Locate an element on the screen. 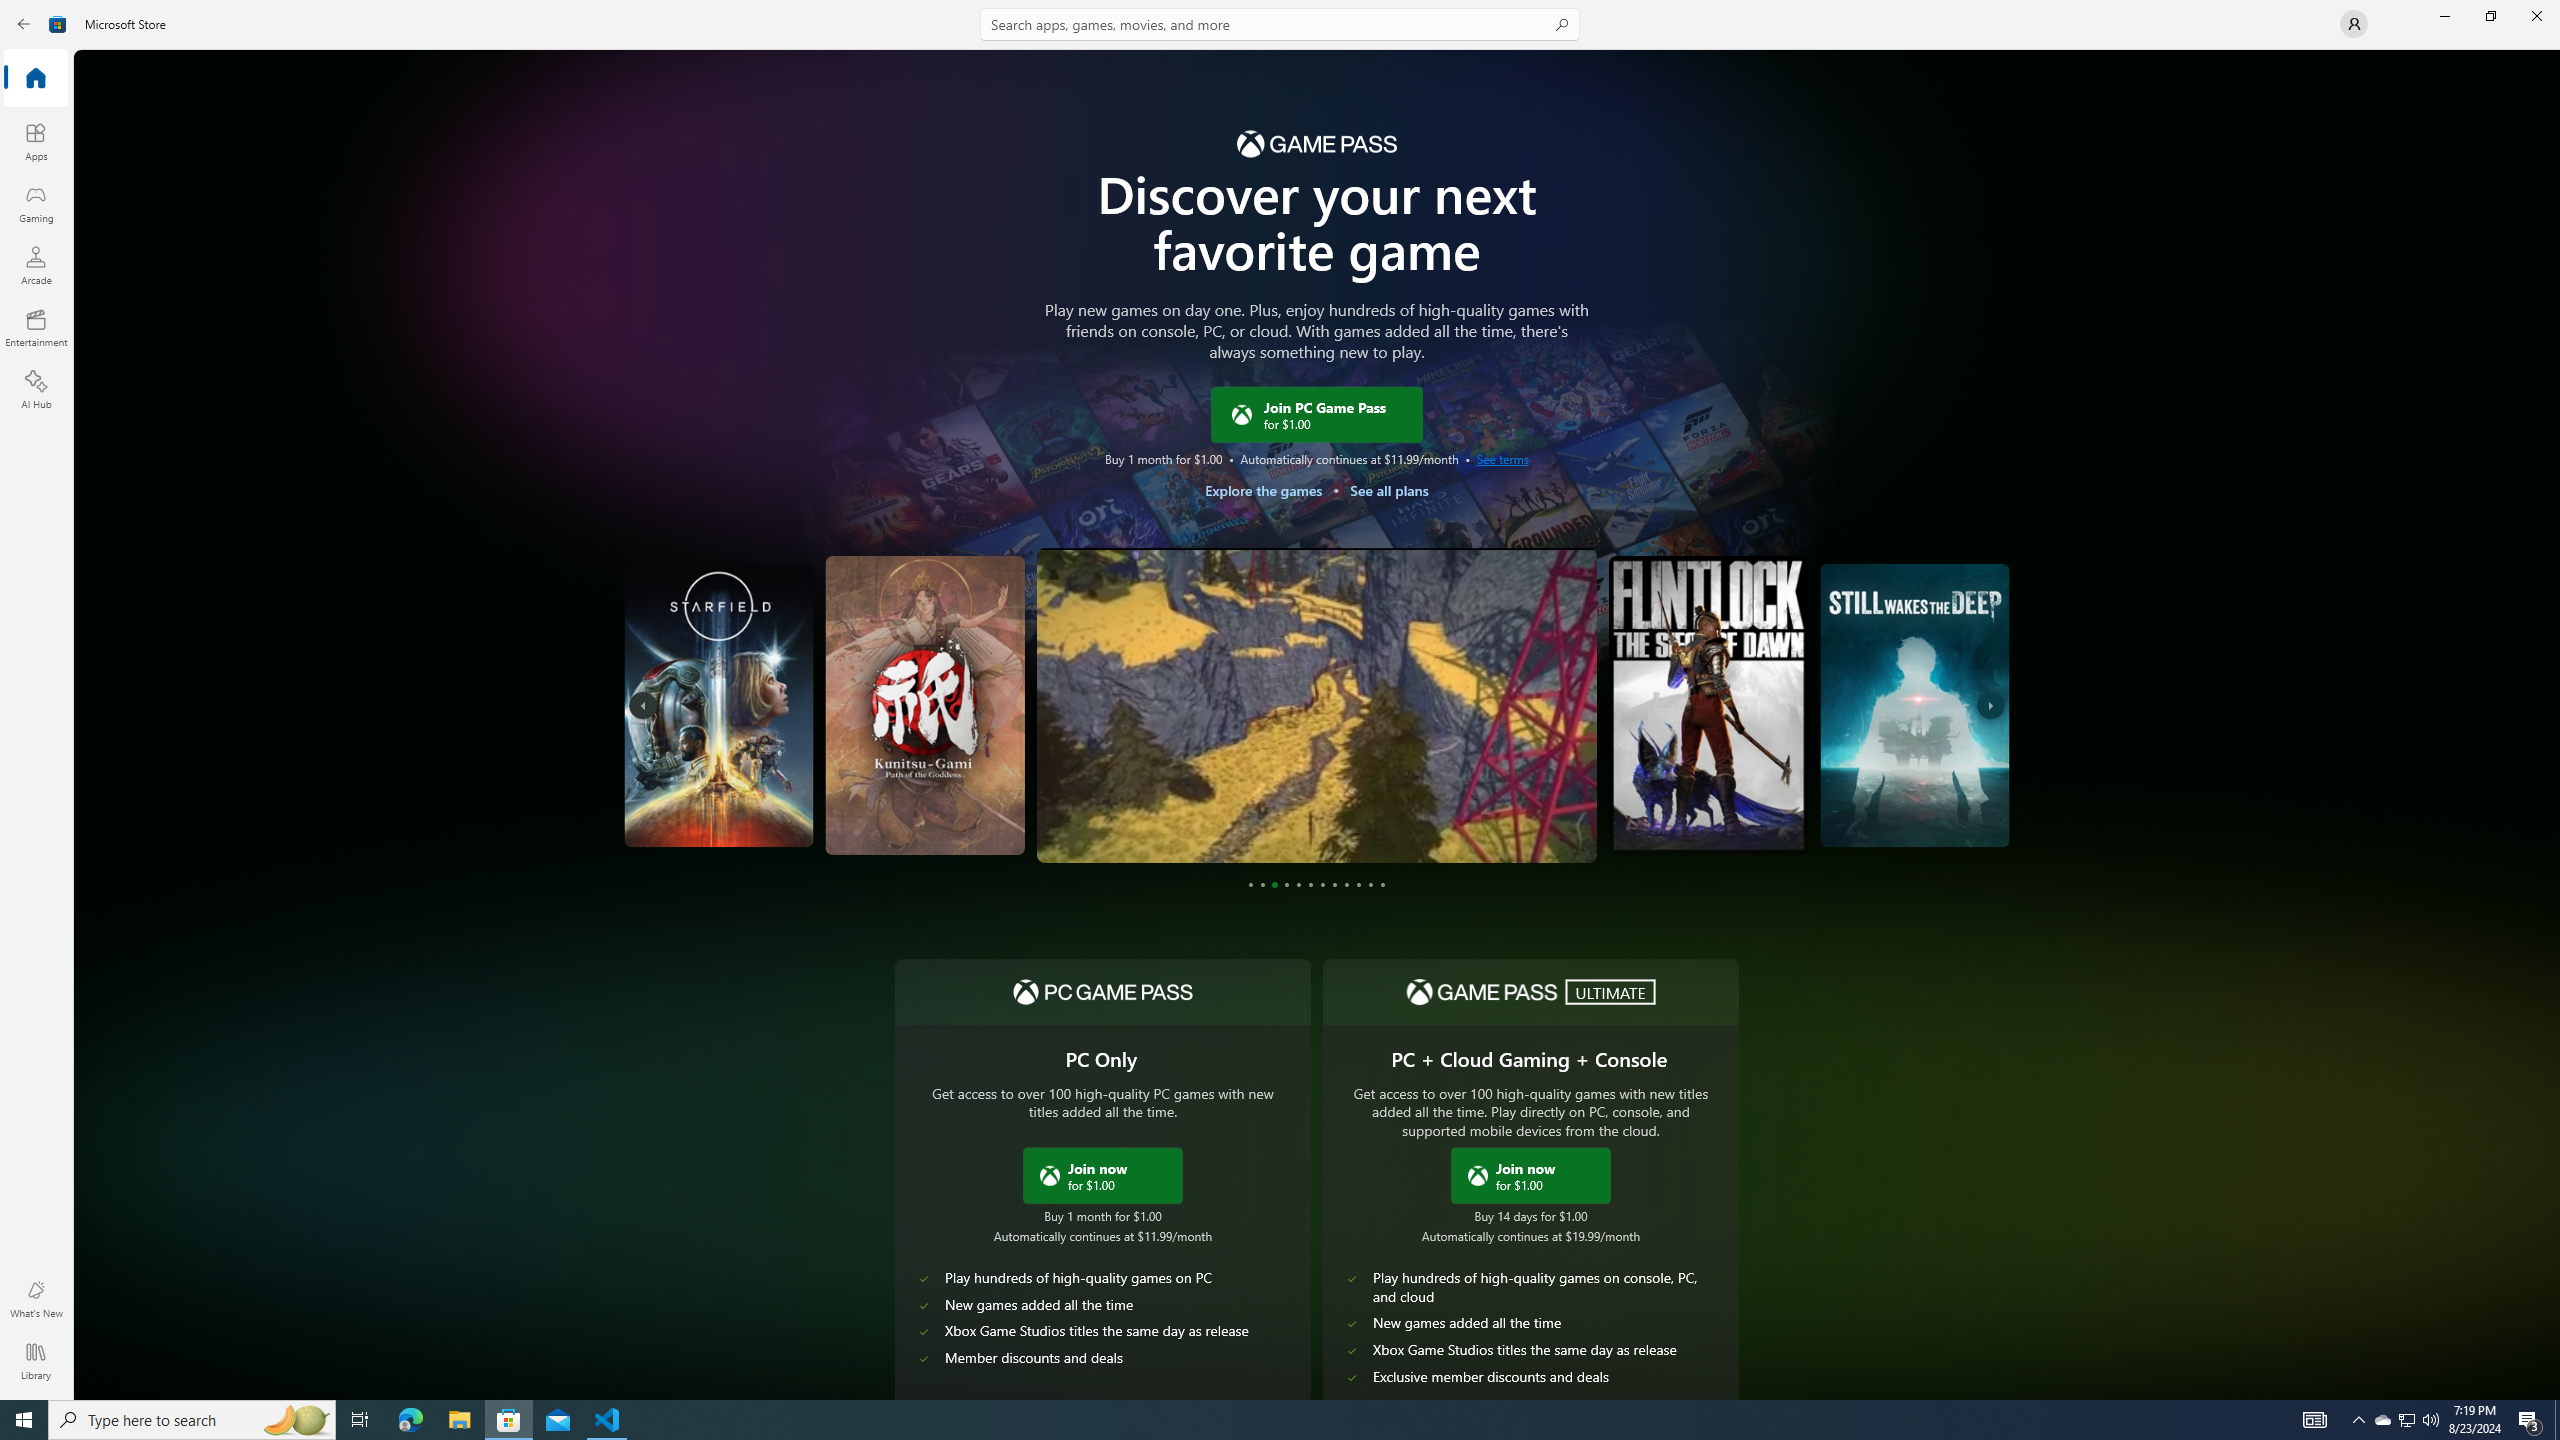  'Page 5' is located at coordinates (1299, 884).